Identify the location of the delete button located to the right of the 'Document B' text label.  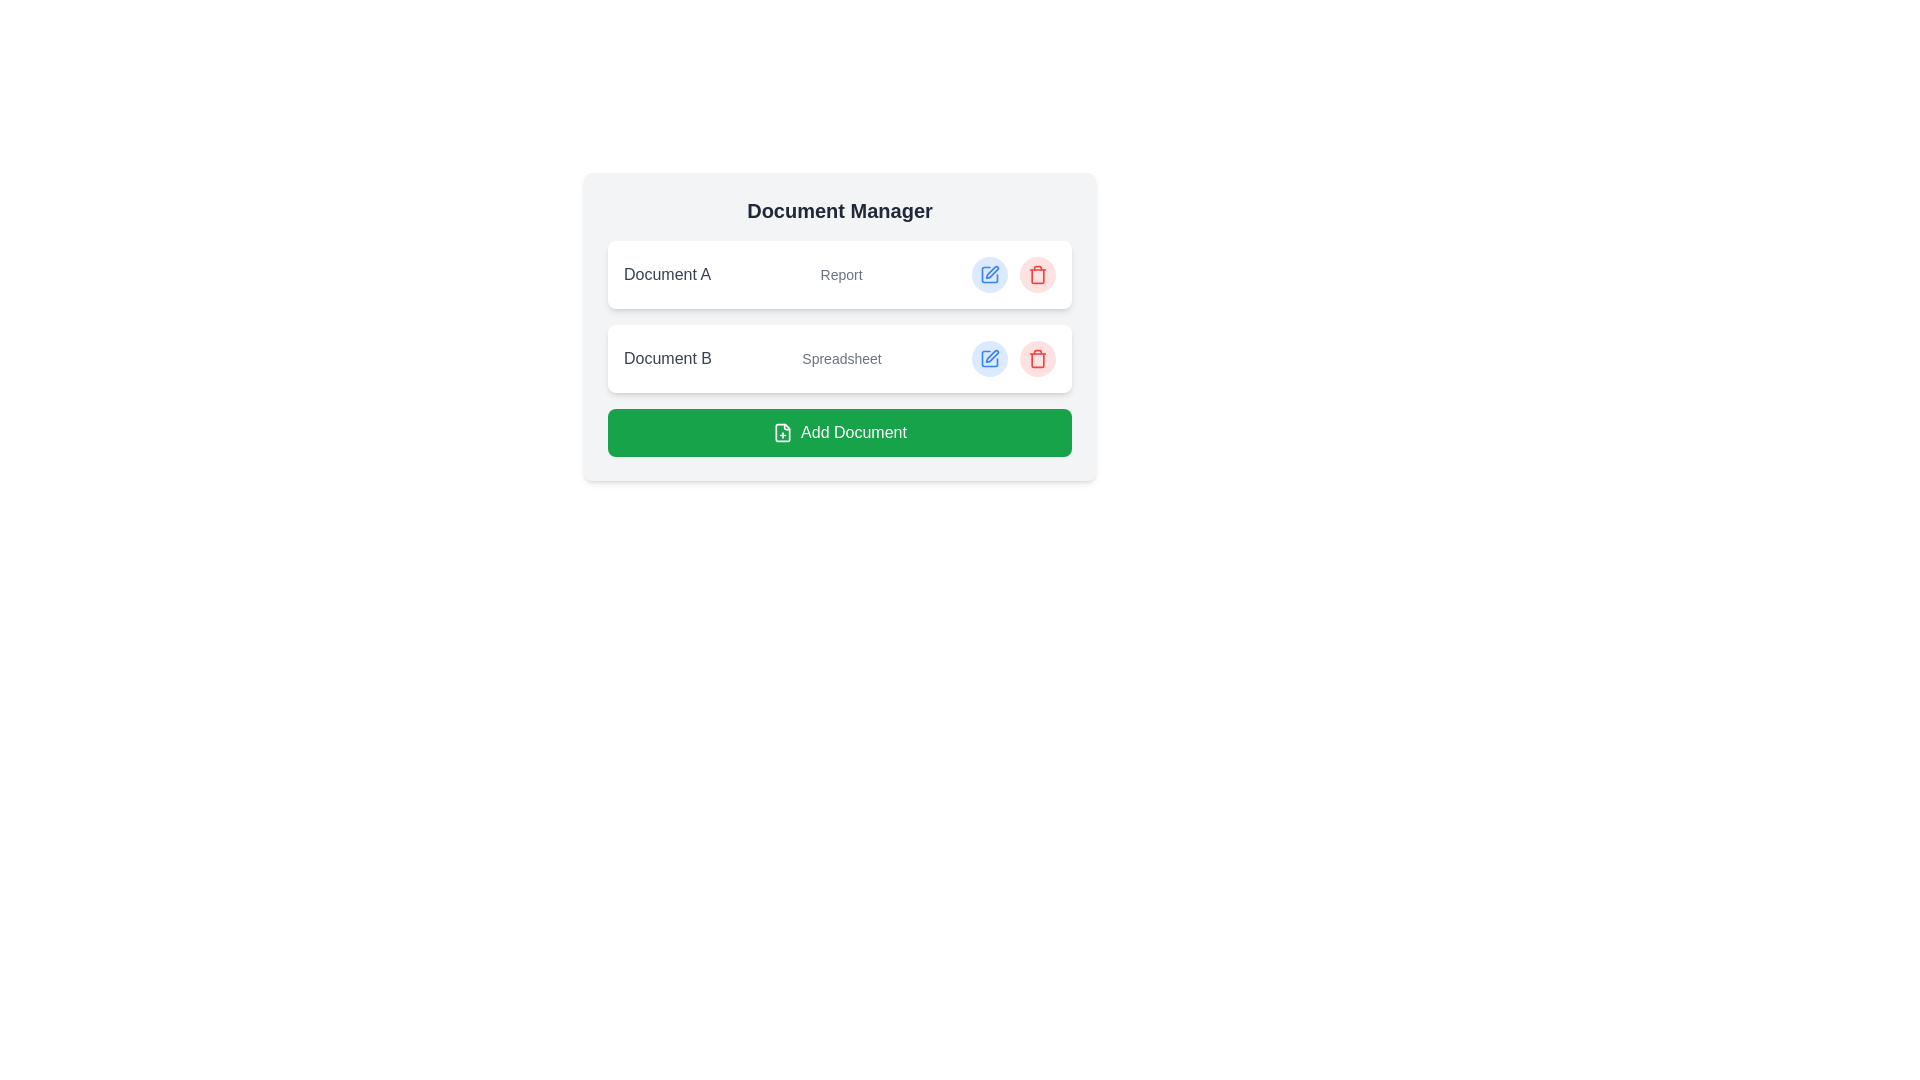
(1037, 357).